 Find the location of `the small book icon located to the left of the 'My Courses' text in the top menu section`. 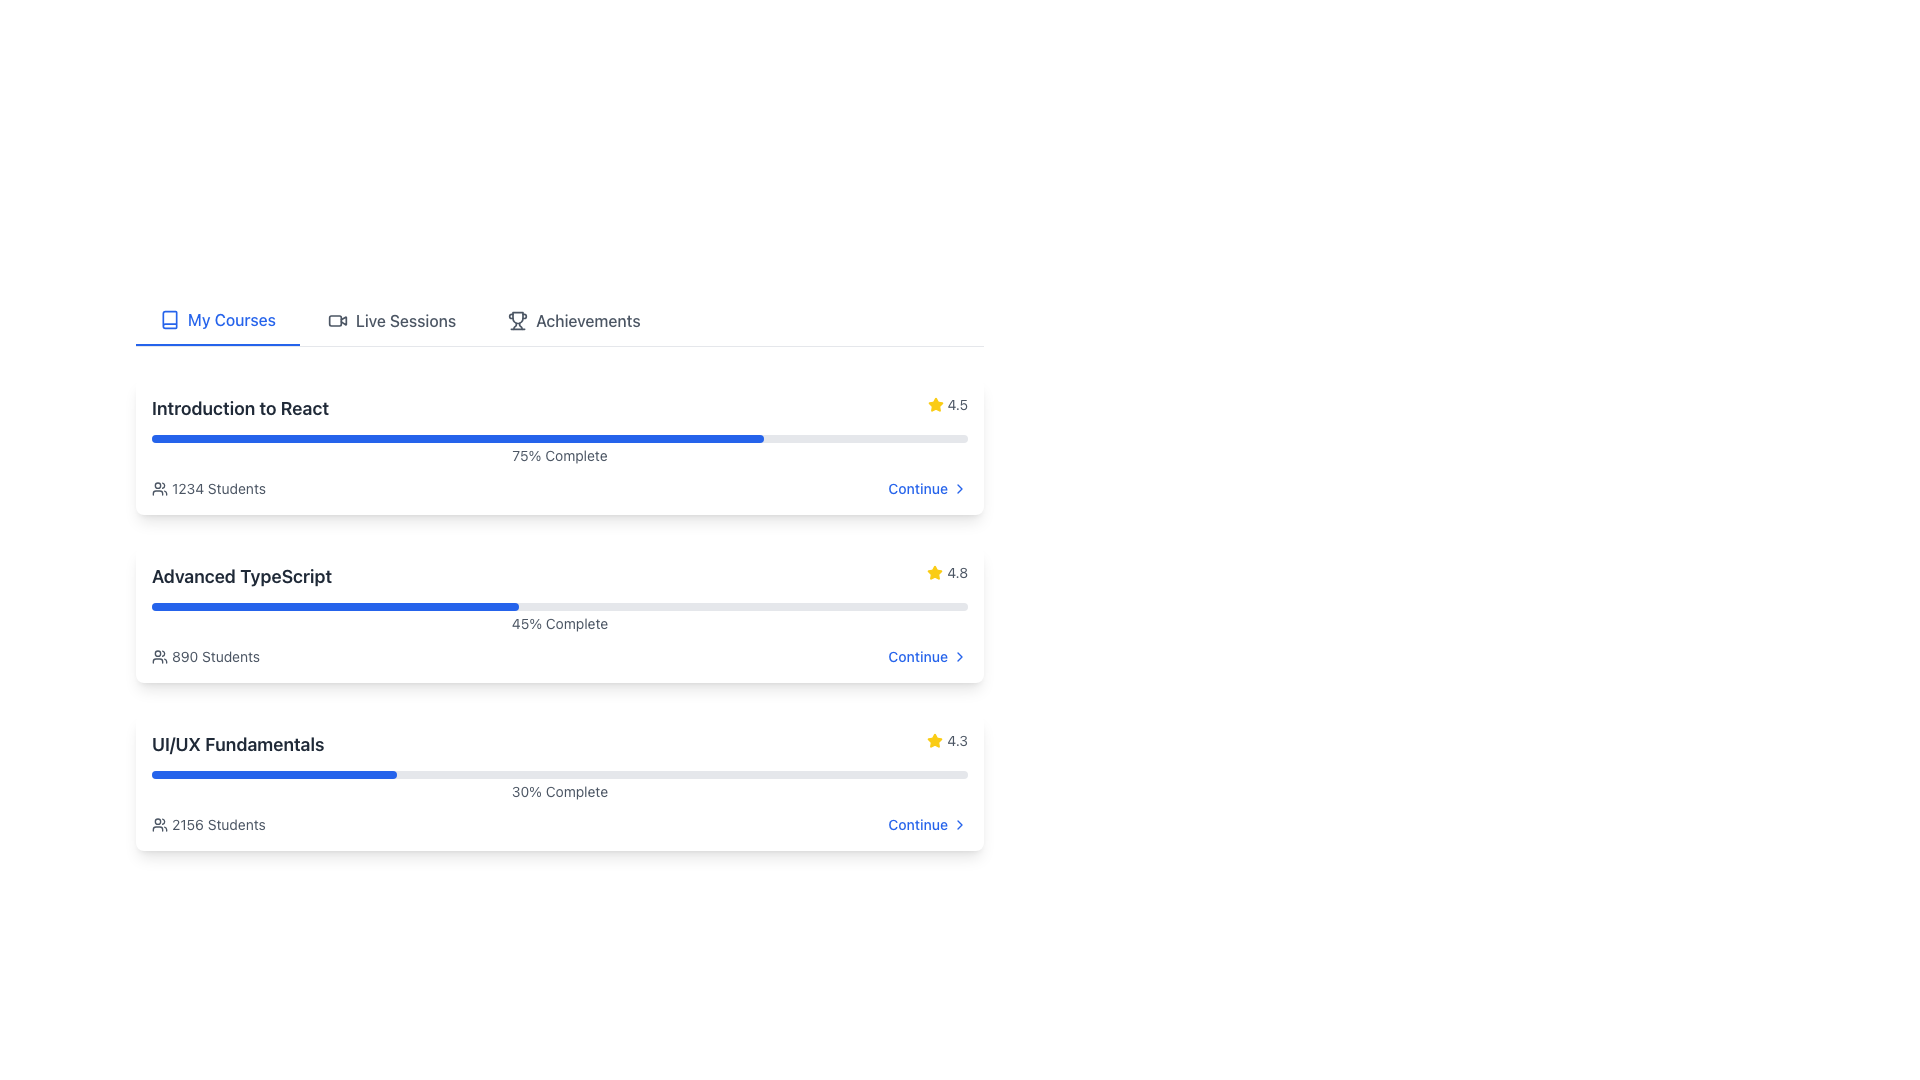

the small book icon located to the left of the 'My Courses' text in the top menu section is located at coordinates (169, 319).